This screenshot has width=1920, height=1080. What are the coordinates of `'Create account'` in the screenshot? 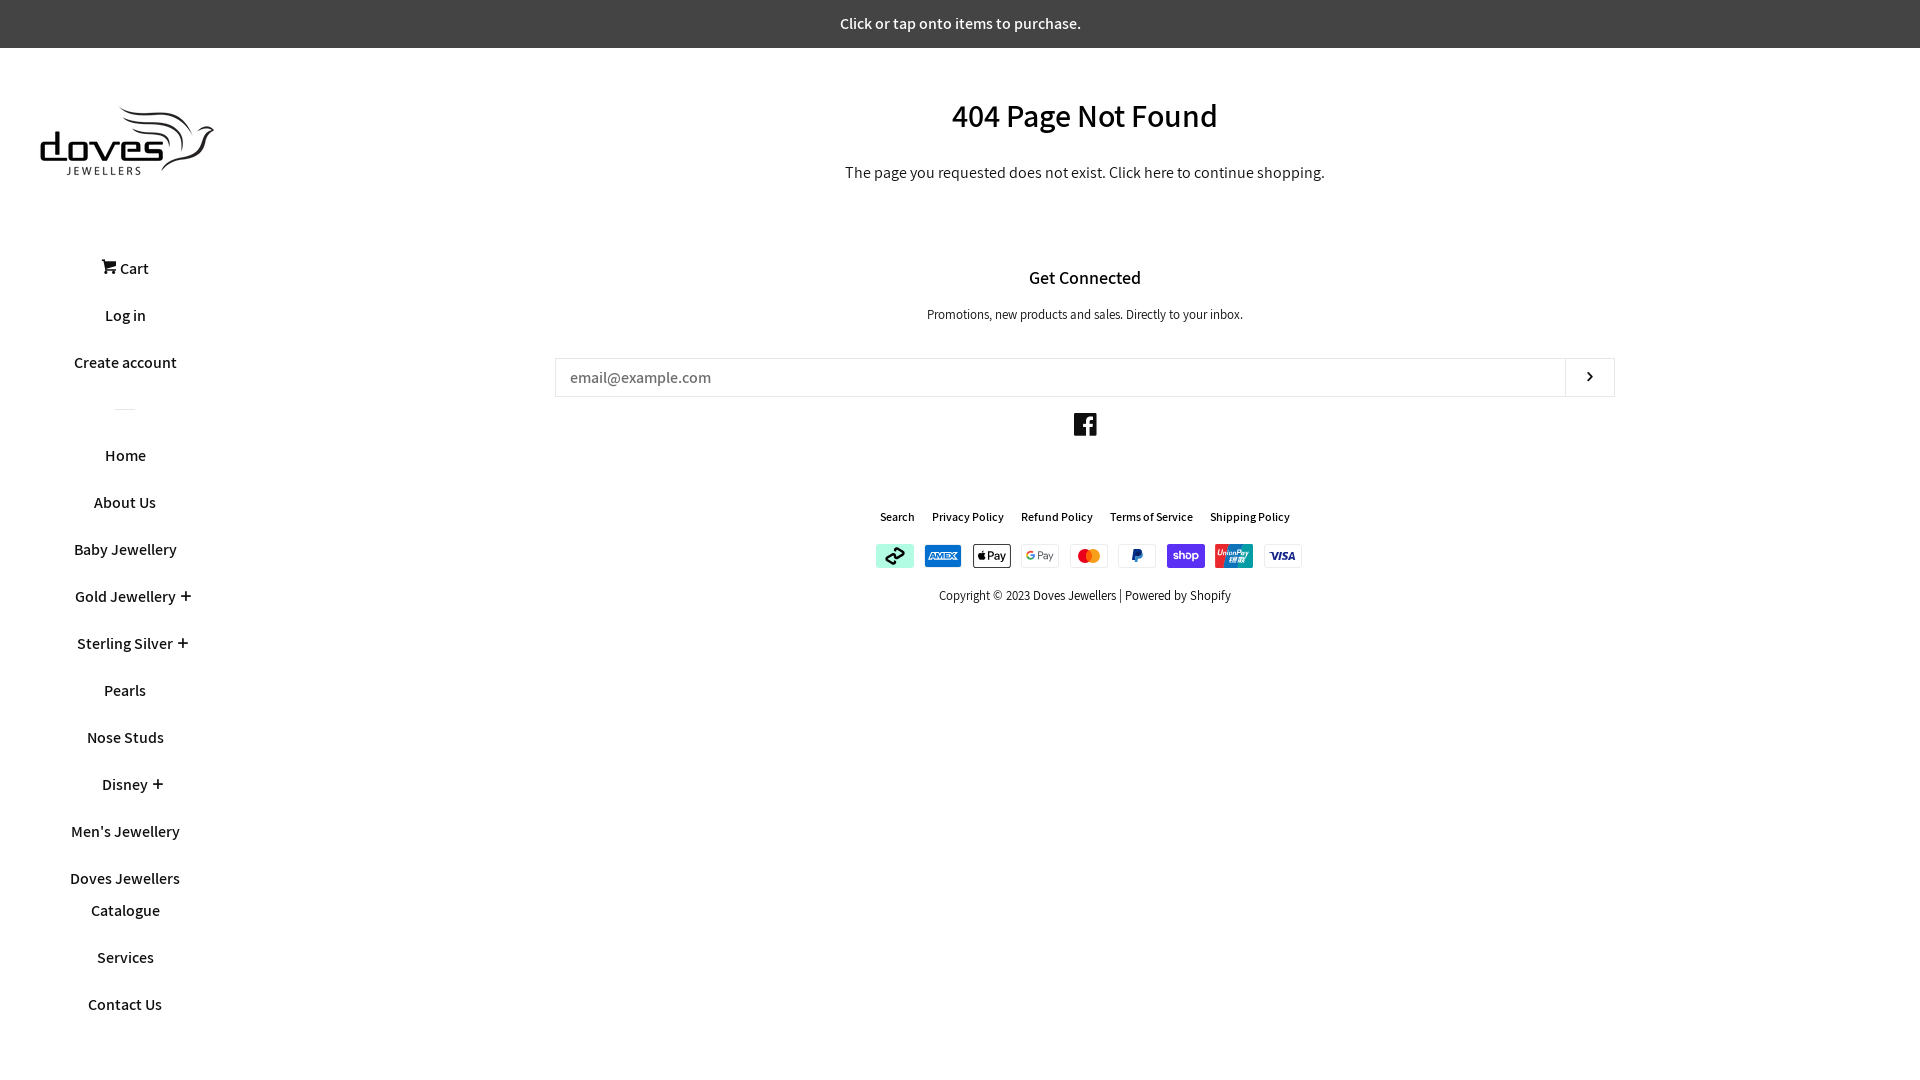 It's located at (123, 370).